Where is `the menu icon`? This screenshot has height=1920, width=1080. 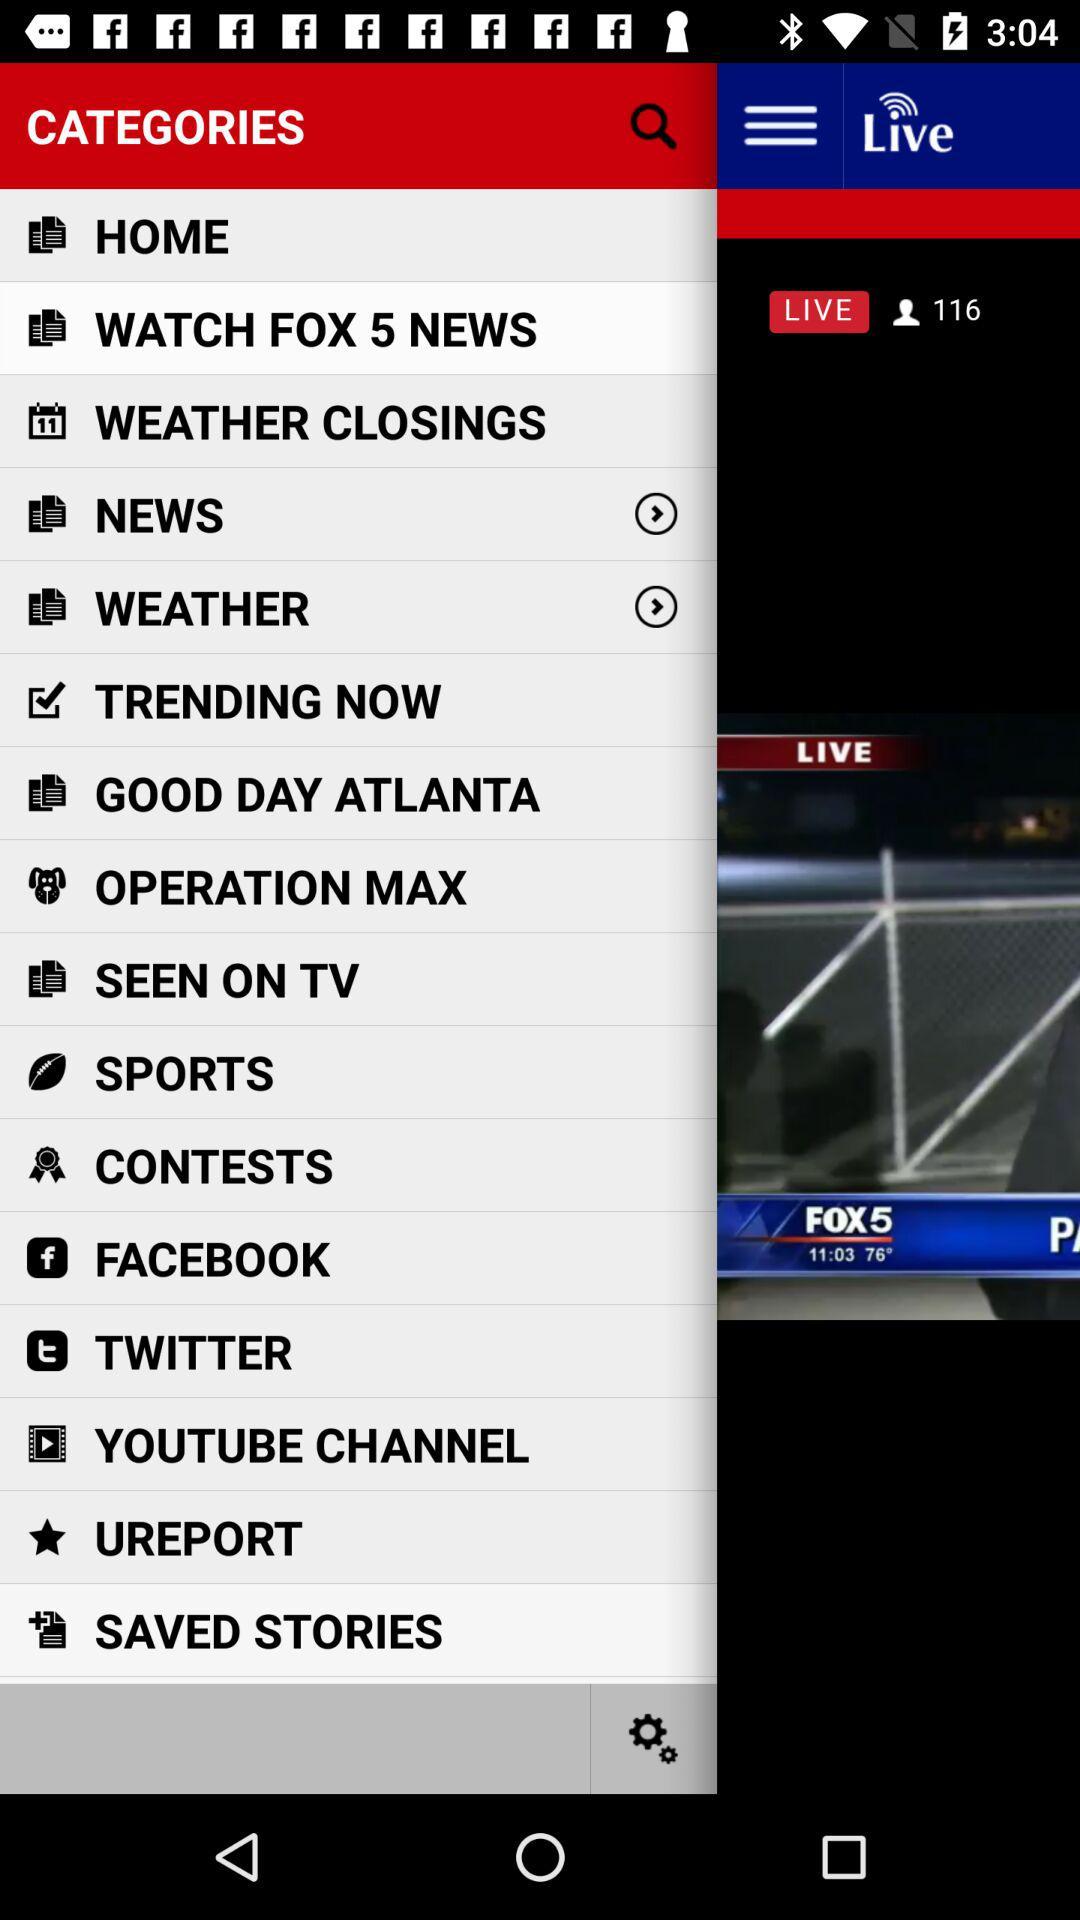 the menu icon is located at coordinates (778, 124).